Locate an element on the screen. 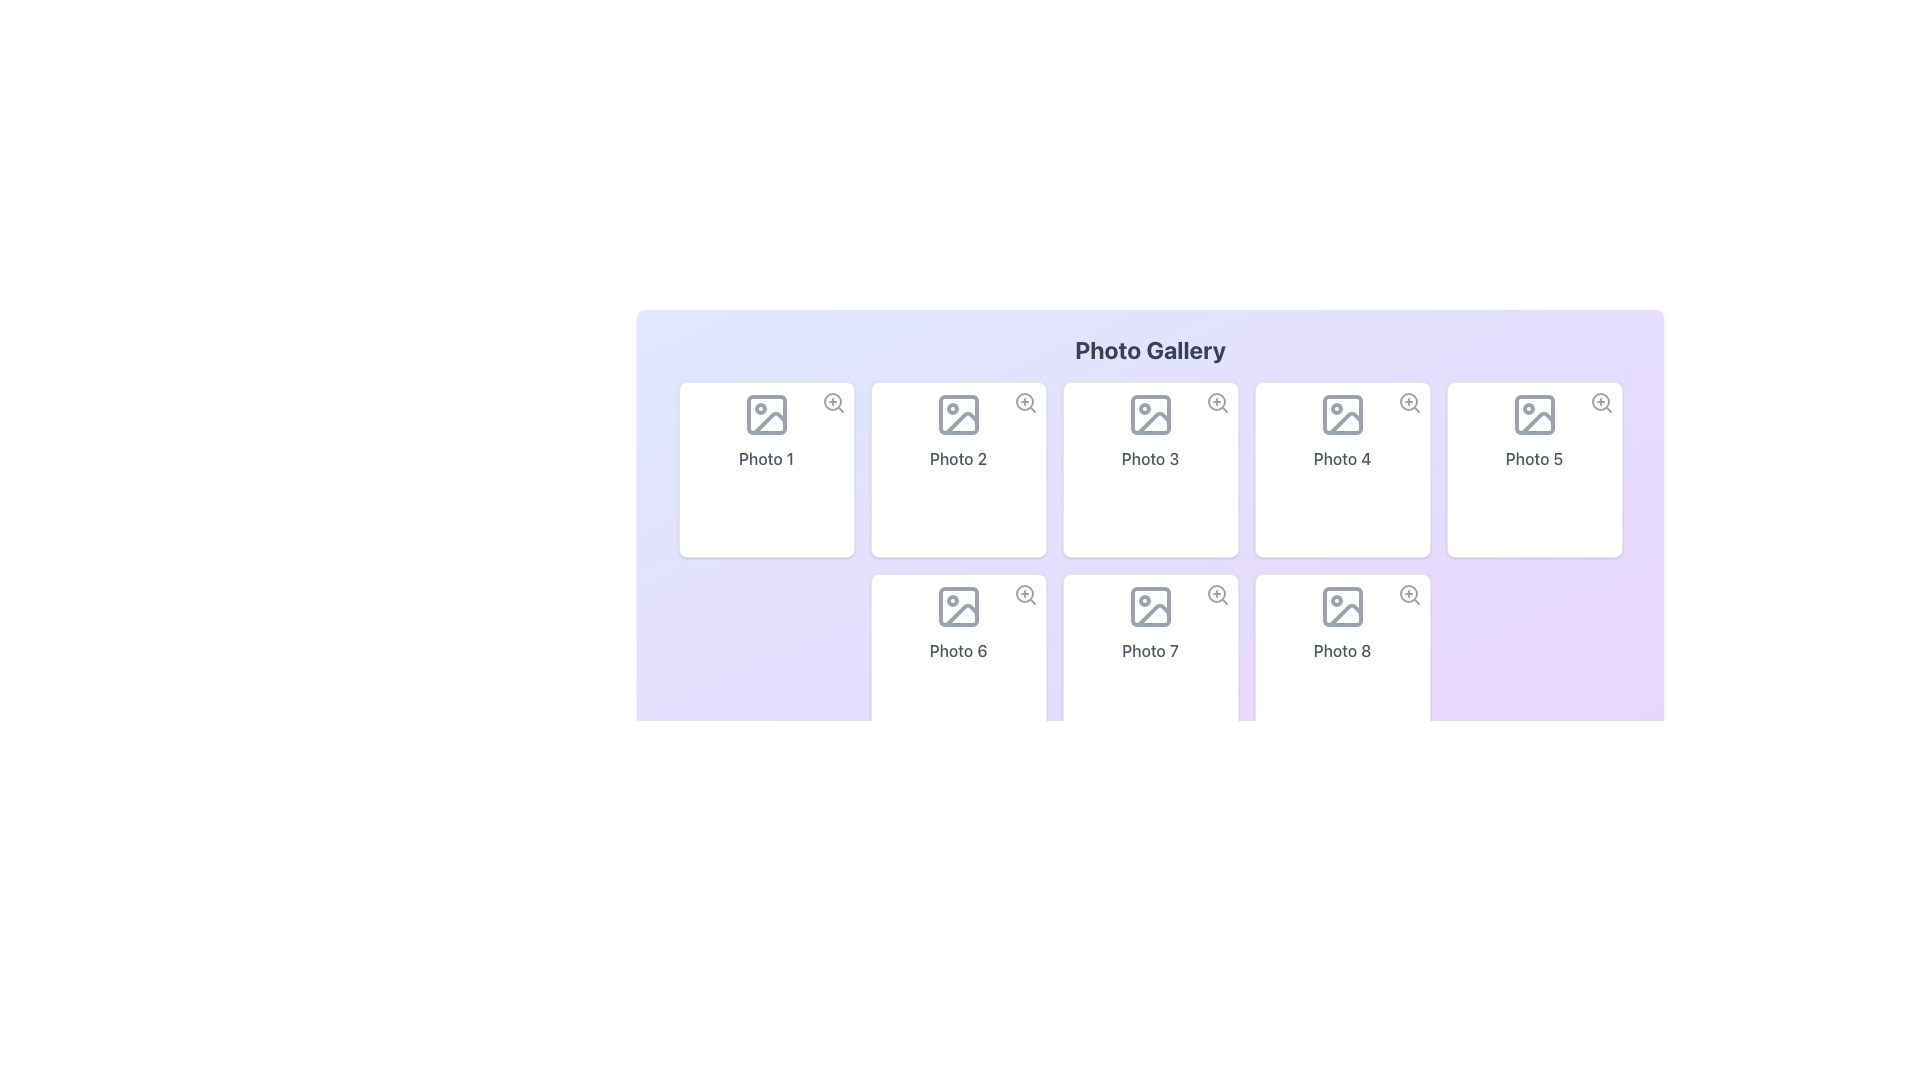 The height and width of the screenshot is (1080, 1920). the broken image icon detail within the seventh photo in the gallery grid, which is represented by a diagonal line indicating an incomplete image is located at coordinates (1153, 614).